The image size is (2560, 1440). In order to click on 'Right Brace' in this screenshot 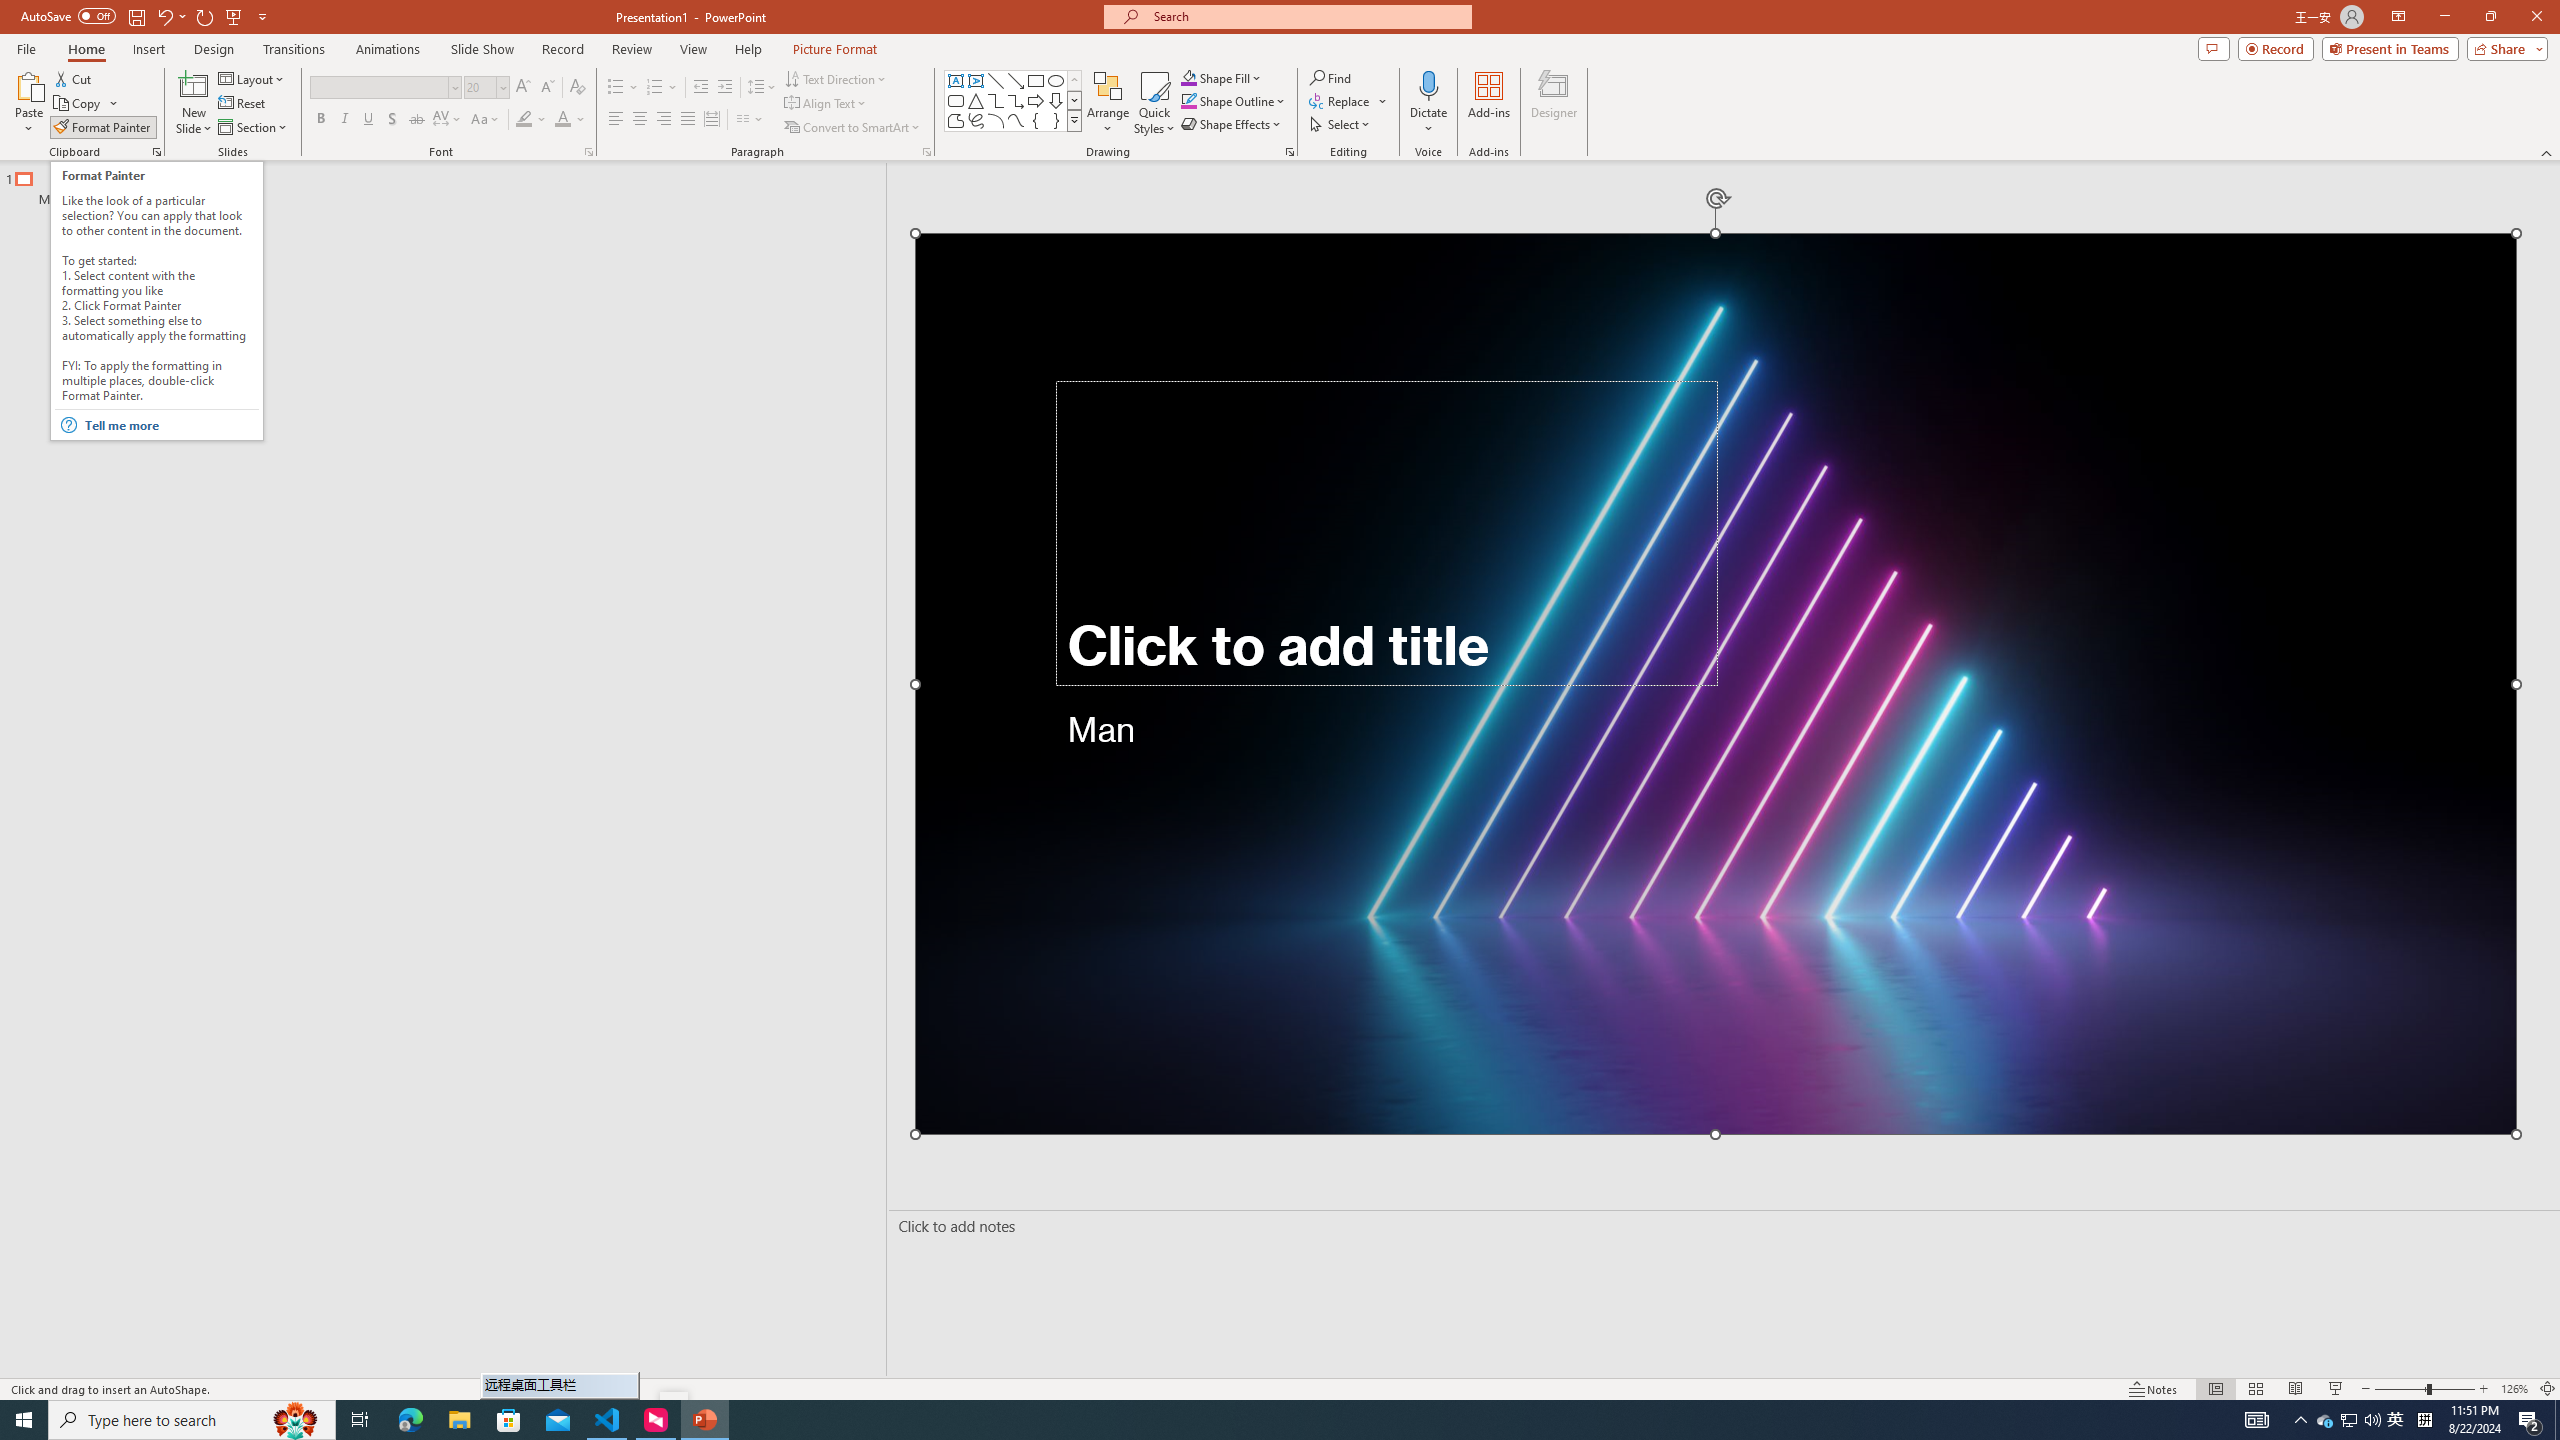, I will do `click(1055, 119)`.